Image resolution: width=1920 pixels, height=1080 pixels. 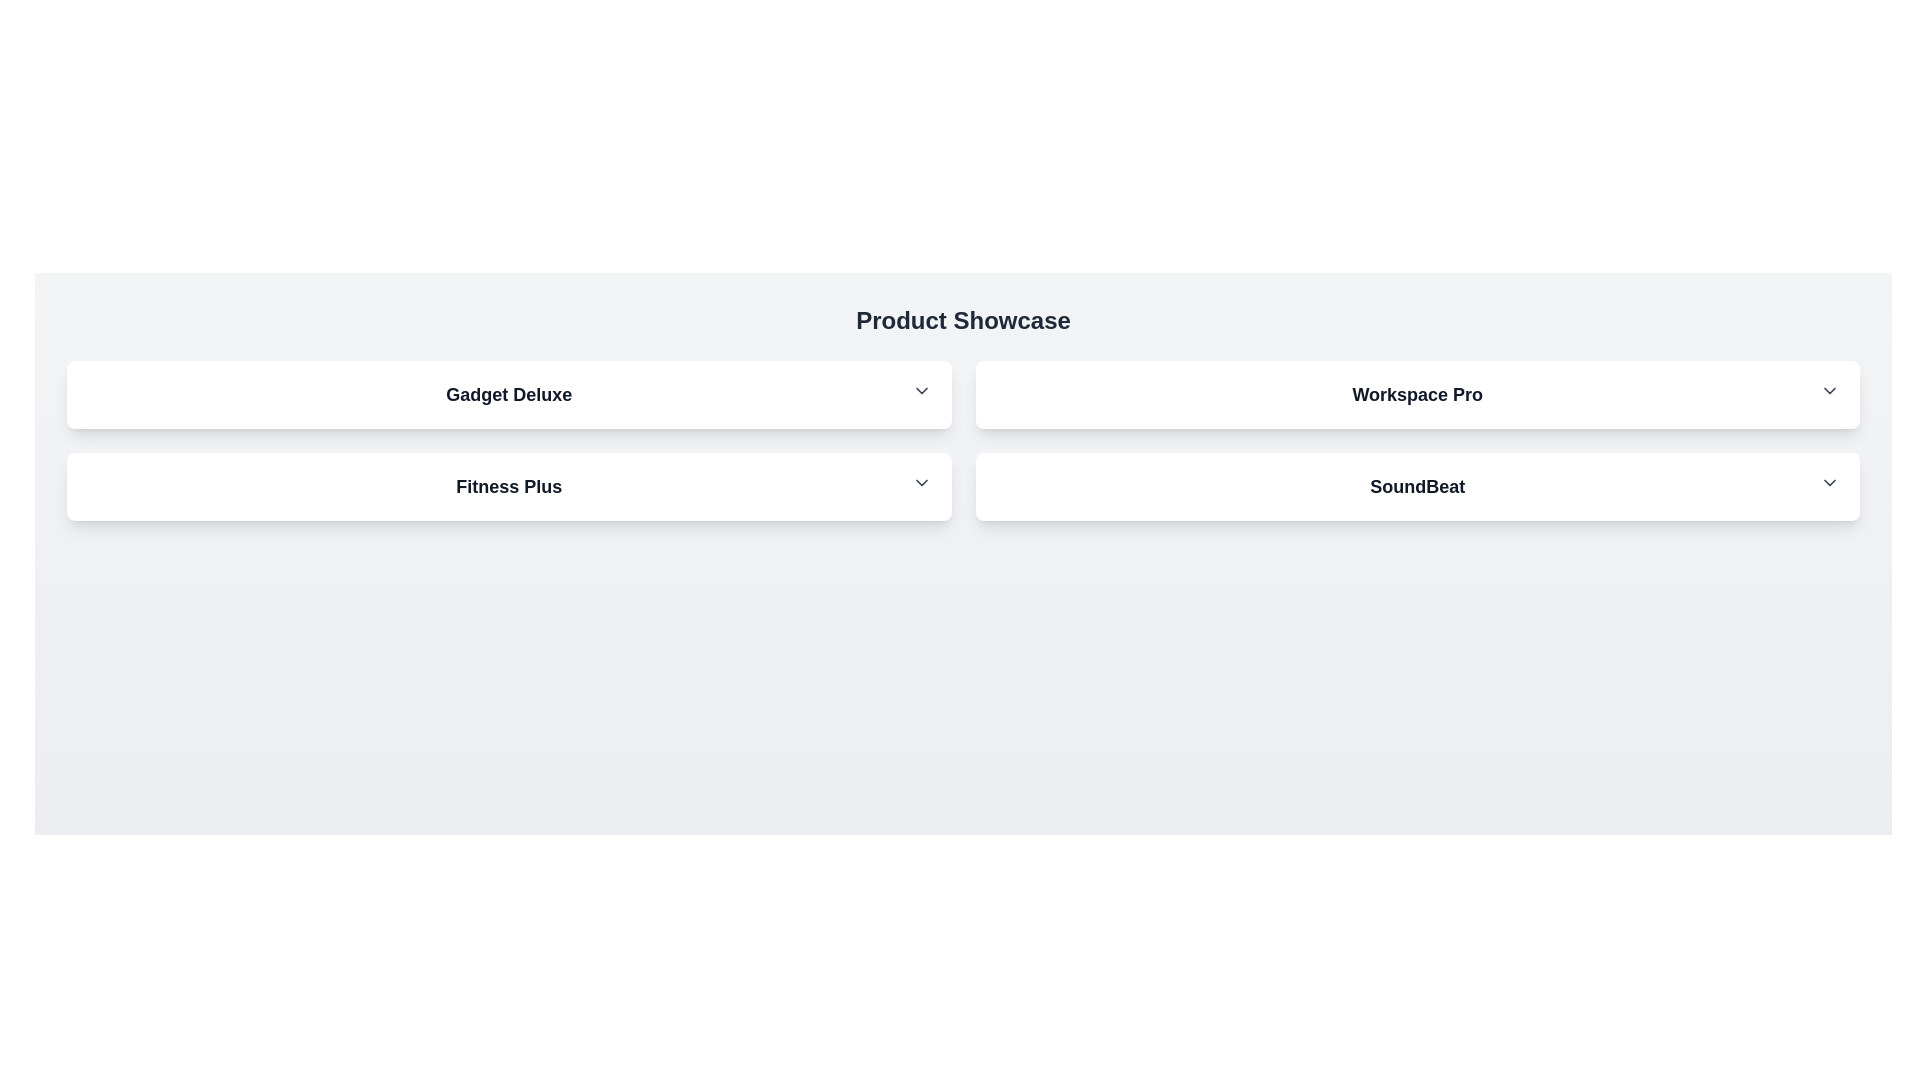 I want to click on the 'Fitness Plus' button in the product showcase, so click(x=509, y=486).